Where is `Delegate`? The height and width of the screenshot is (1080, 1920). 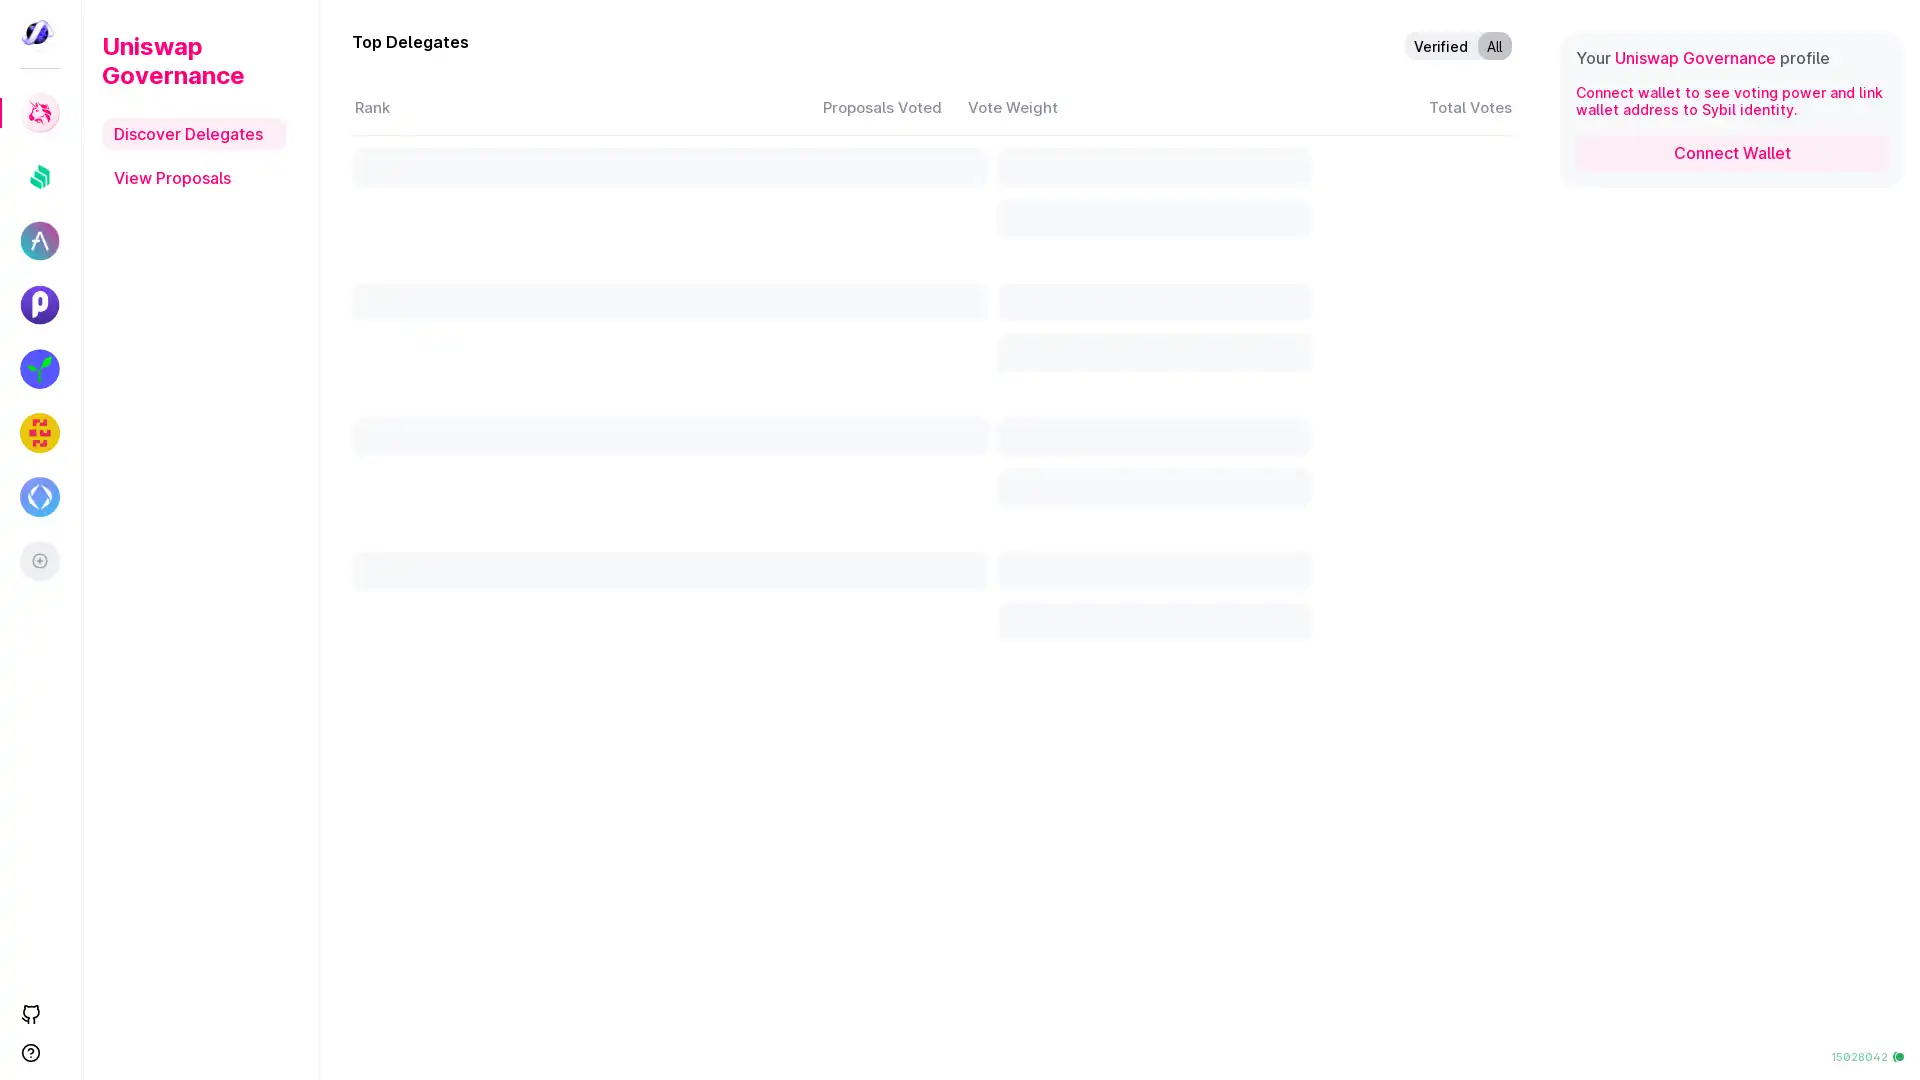
Delegate is located at coordinates (1326, 663).